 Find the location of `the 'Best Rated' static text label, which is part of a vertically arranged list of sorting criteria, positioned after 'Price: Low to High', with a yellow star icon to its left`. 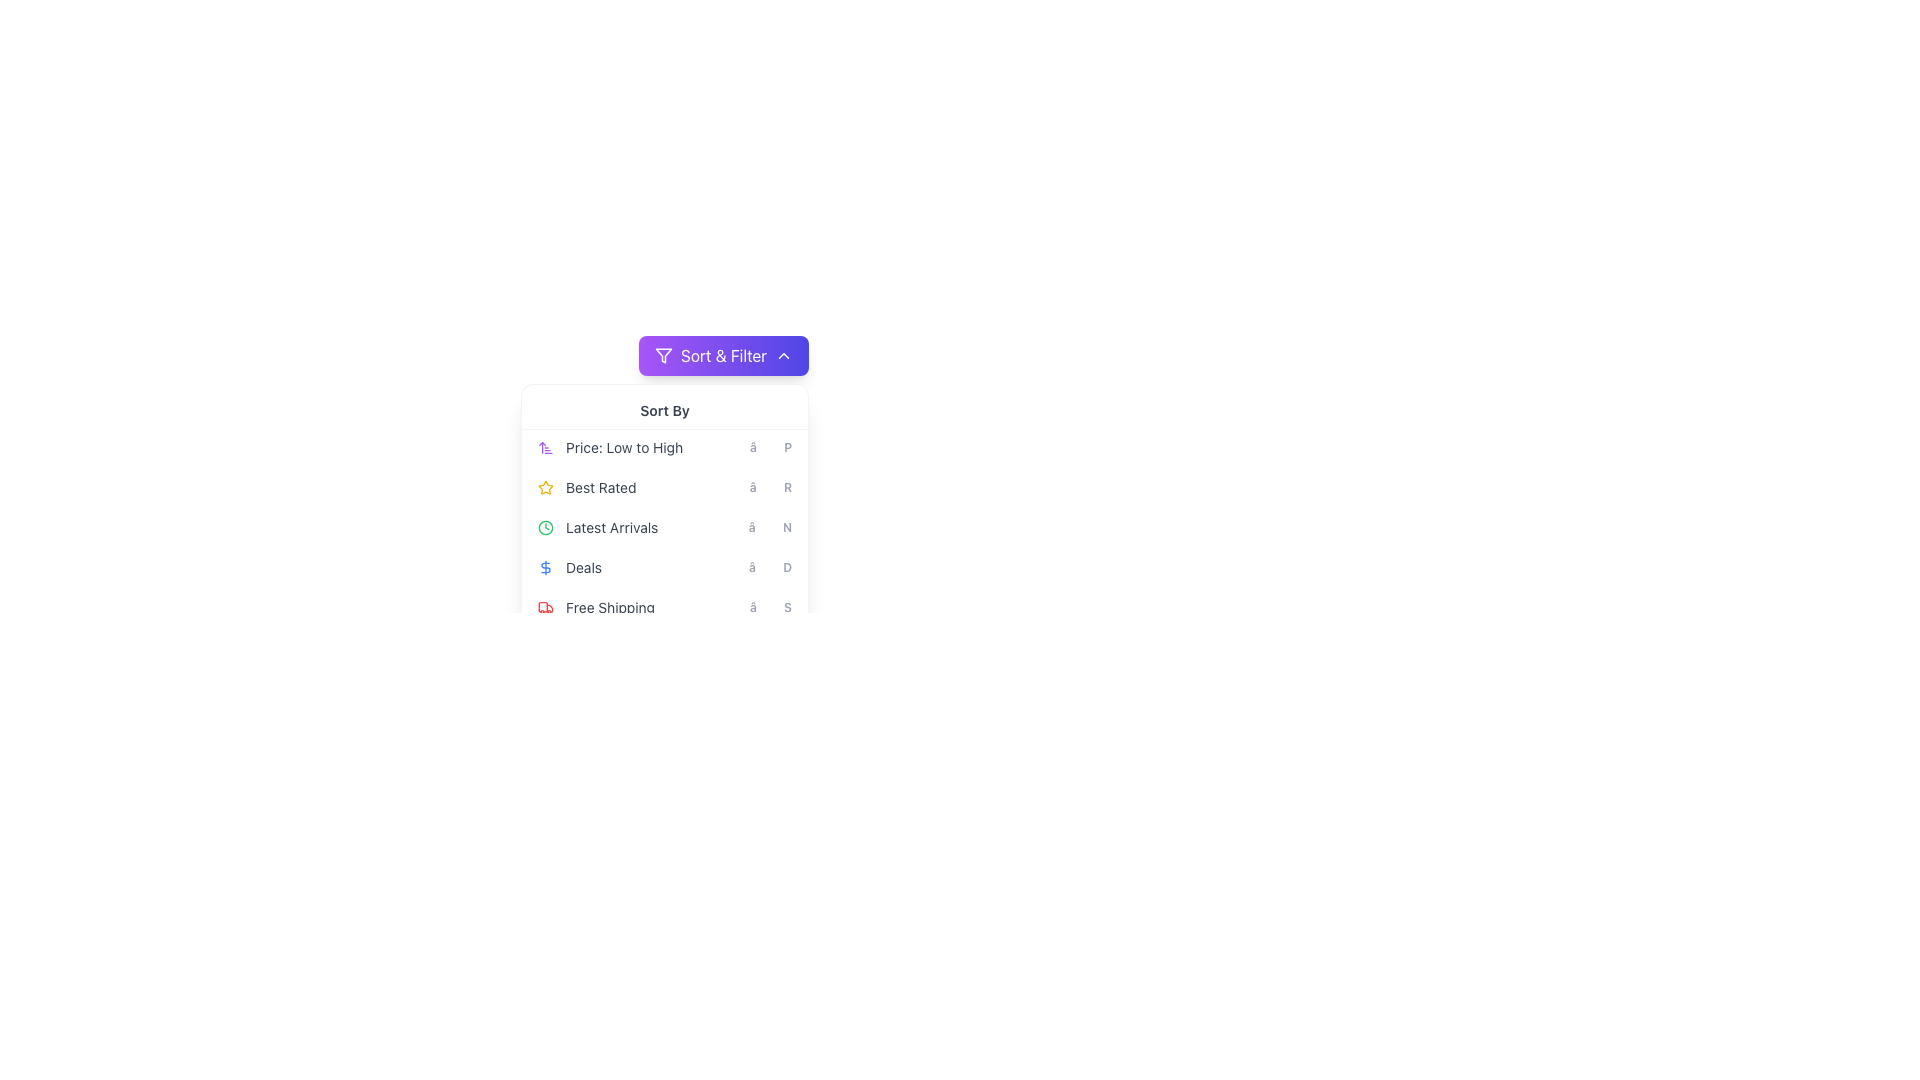

the 'Best Rated' static text label, which is part of a vertically arranged list of sorting criteria, positioned after 'Price: Low to High', with a yellow star icon to its left is located at coordinates (600, 488).